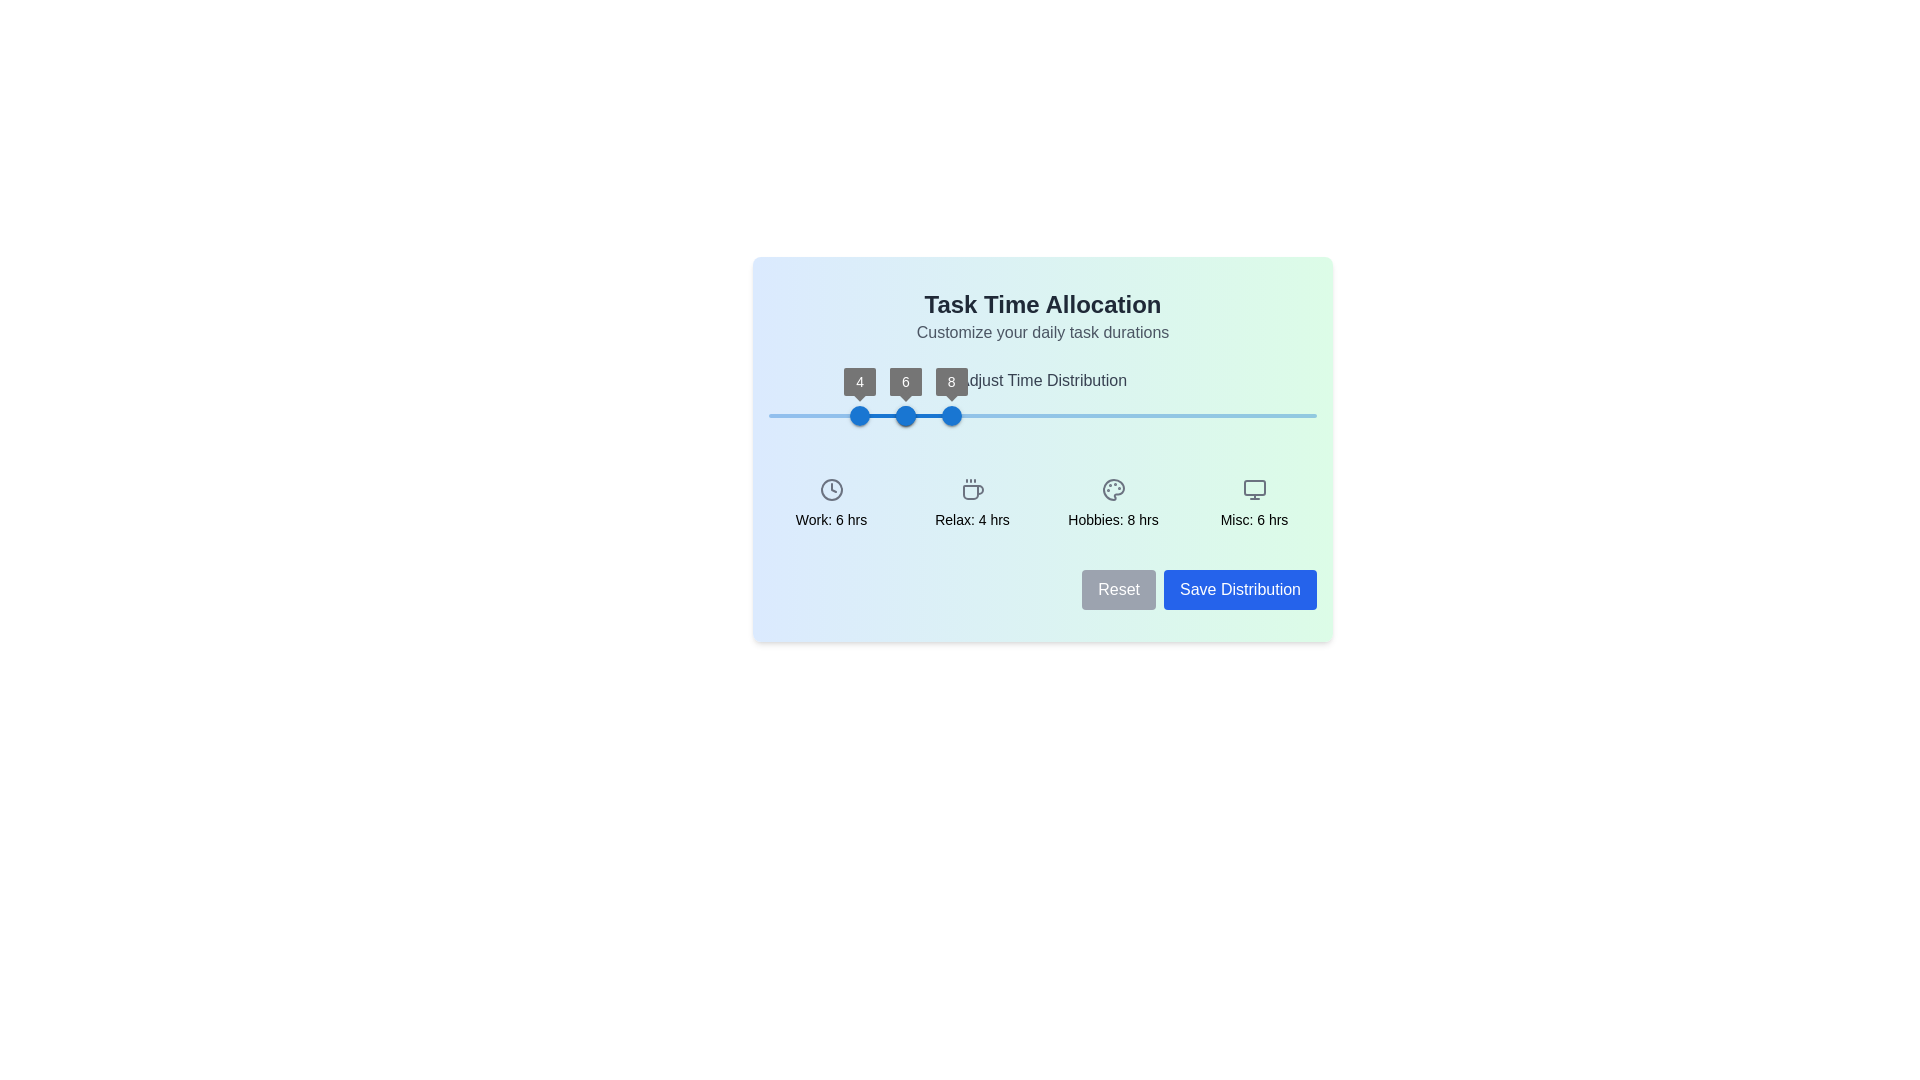 The width and height of the screenshot is (1920, 1080). I want to click on the slider value, so click(736, 415).